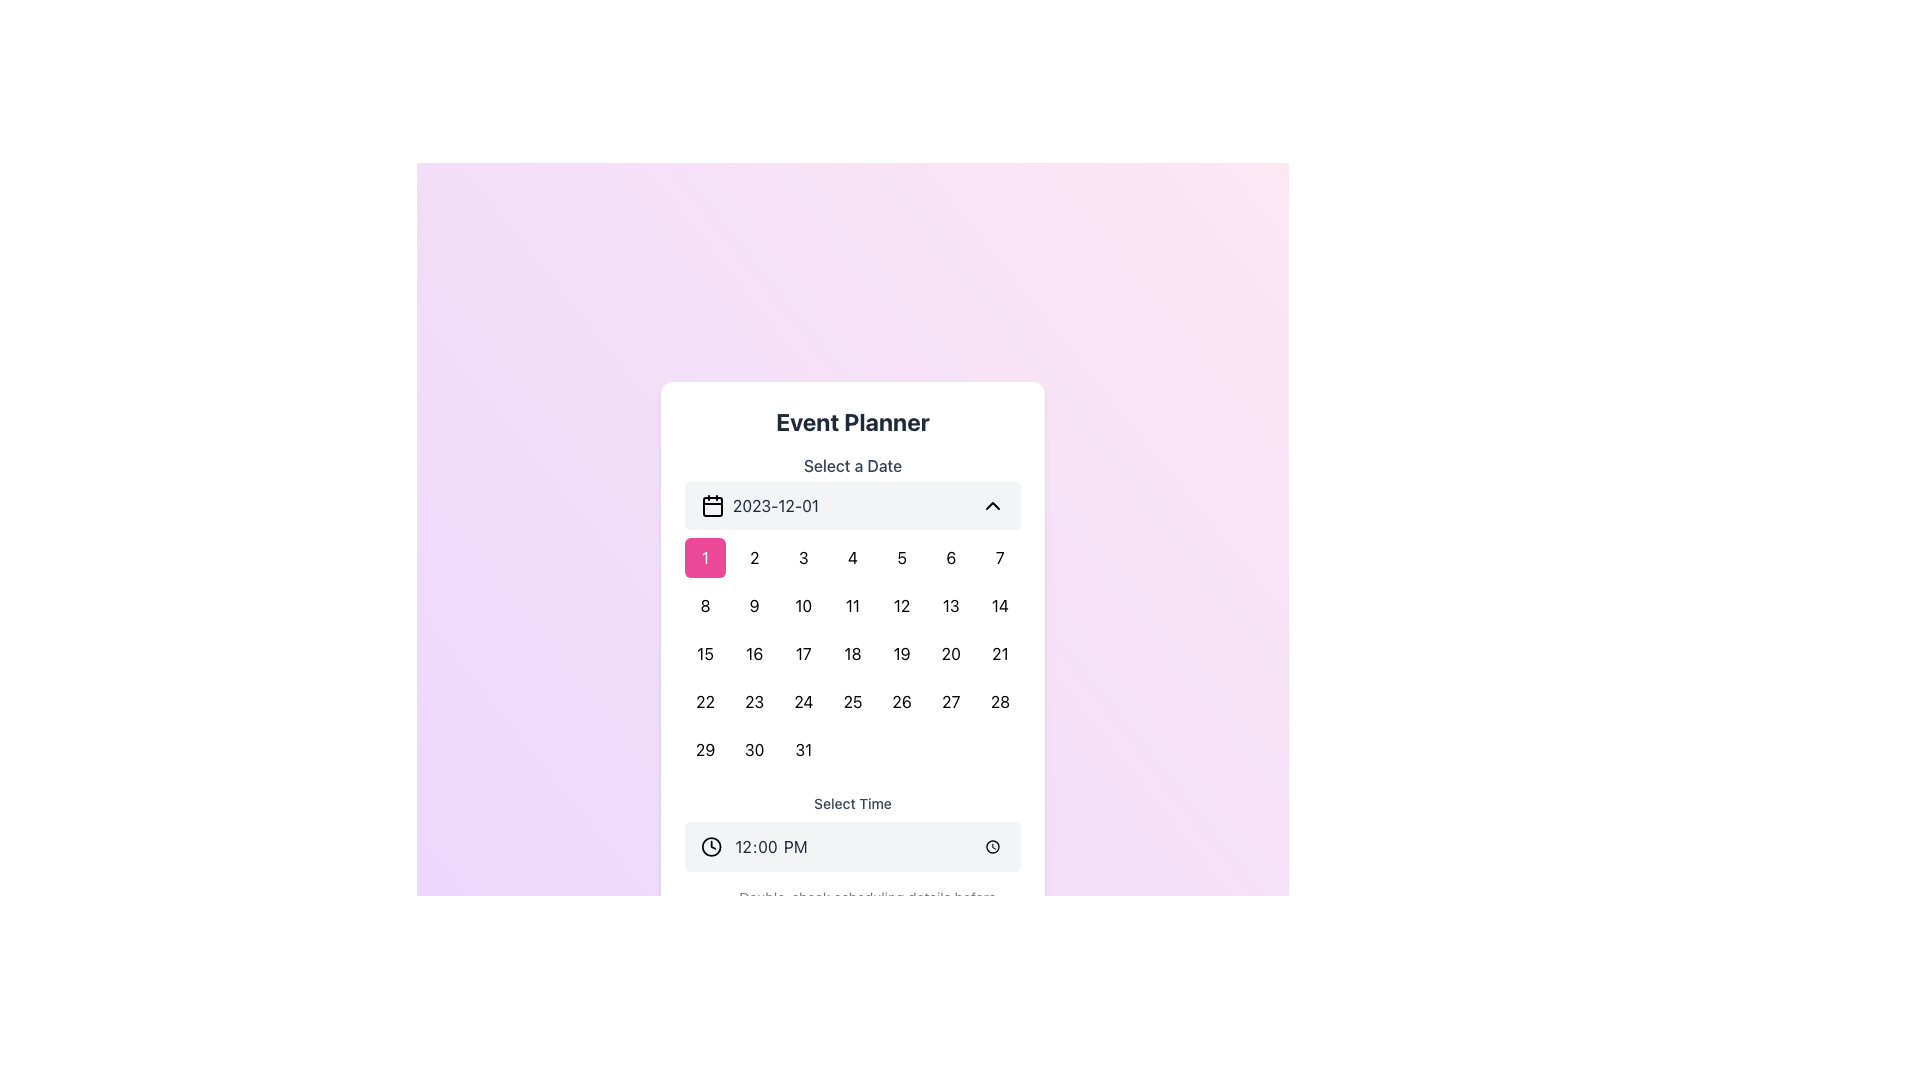  I want to click on the Interactive time selection area located, so click(853, 833).